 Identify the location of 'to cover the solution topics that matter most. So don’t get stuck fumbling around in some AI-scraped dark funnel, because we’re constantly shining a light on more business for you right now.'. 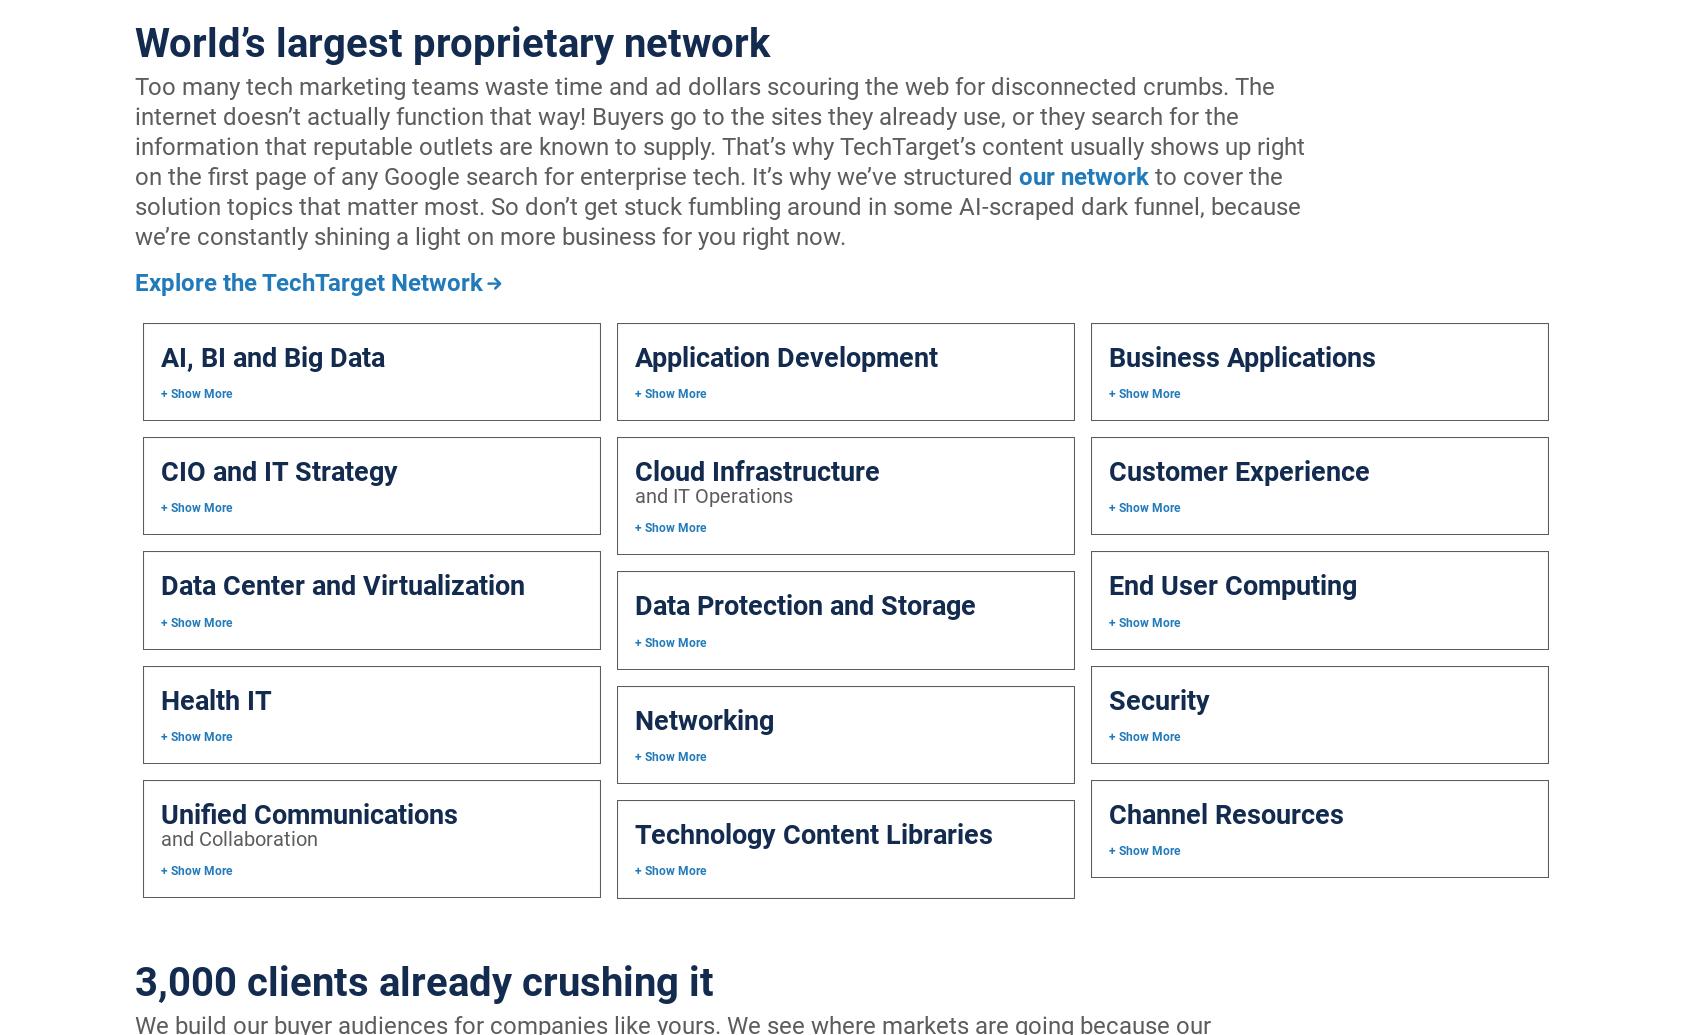
(716, 207).